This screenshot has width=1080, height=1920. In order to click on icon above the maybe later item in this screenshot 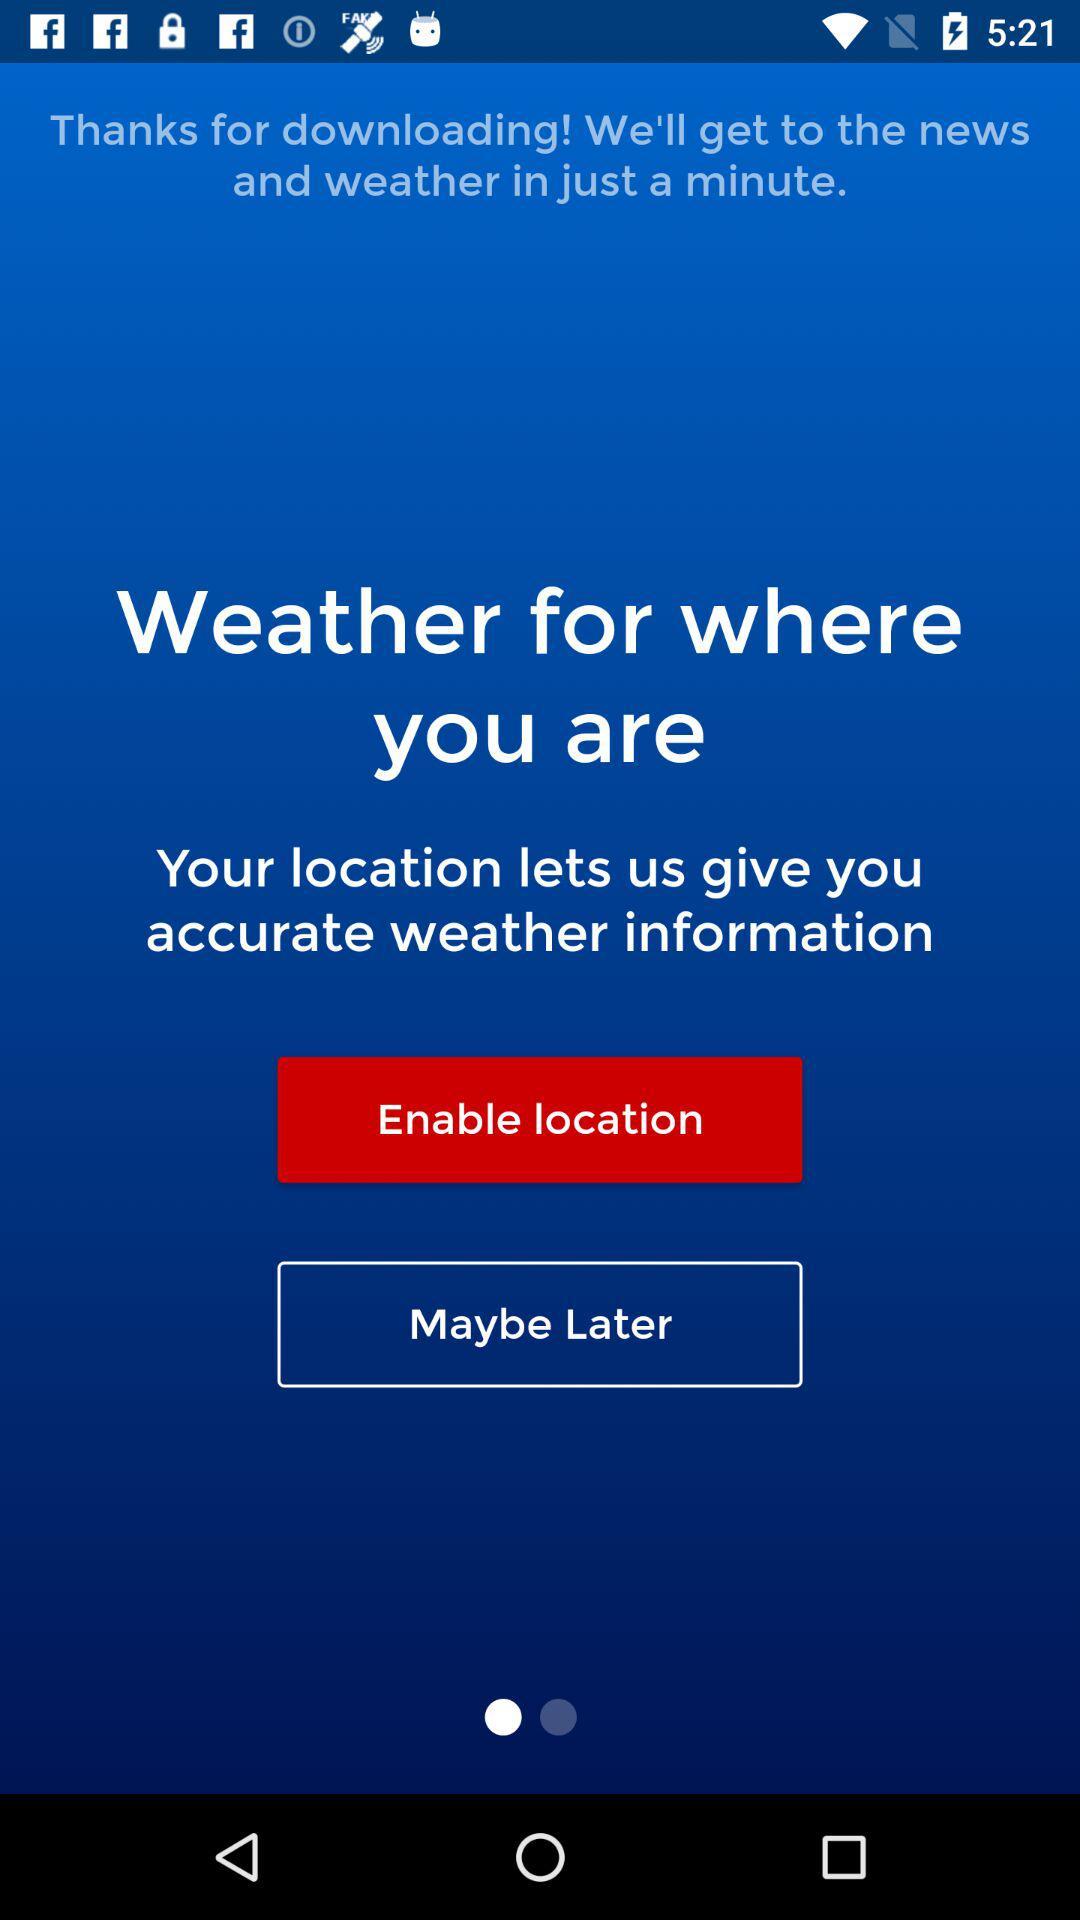, I will do `click(540, 1118)`.